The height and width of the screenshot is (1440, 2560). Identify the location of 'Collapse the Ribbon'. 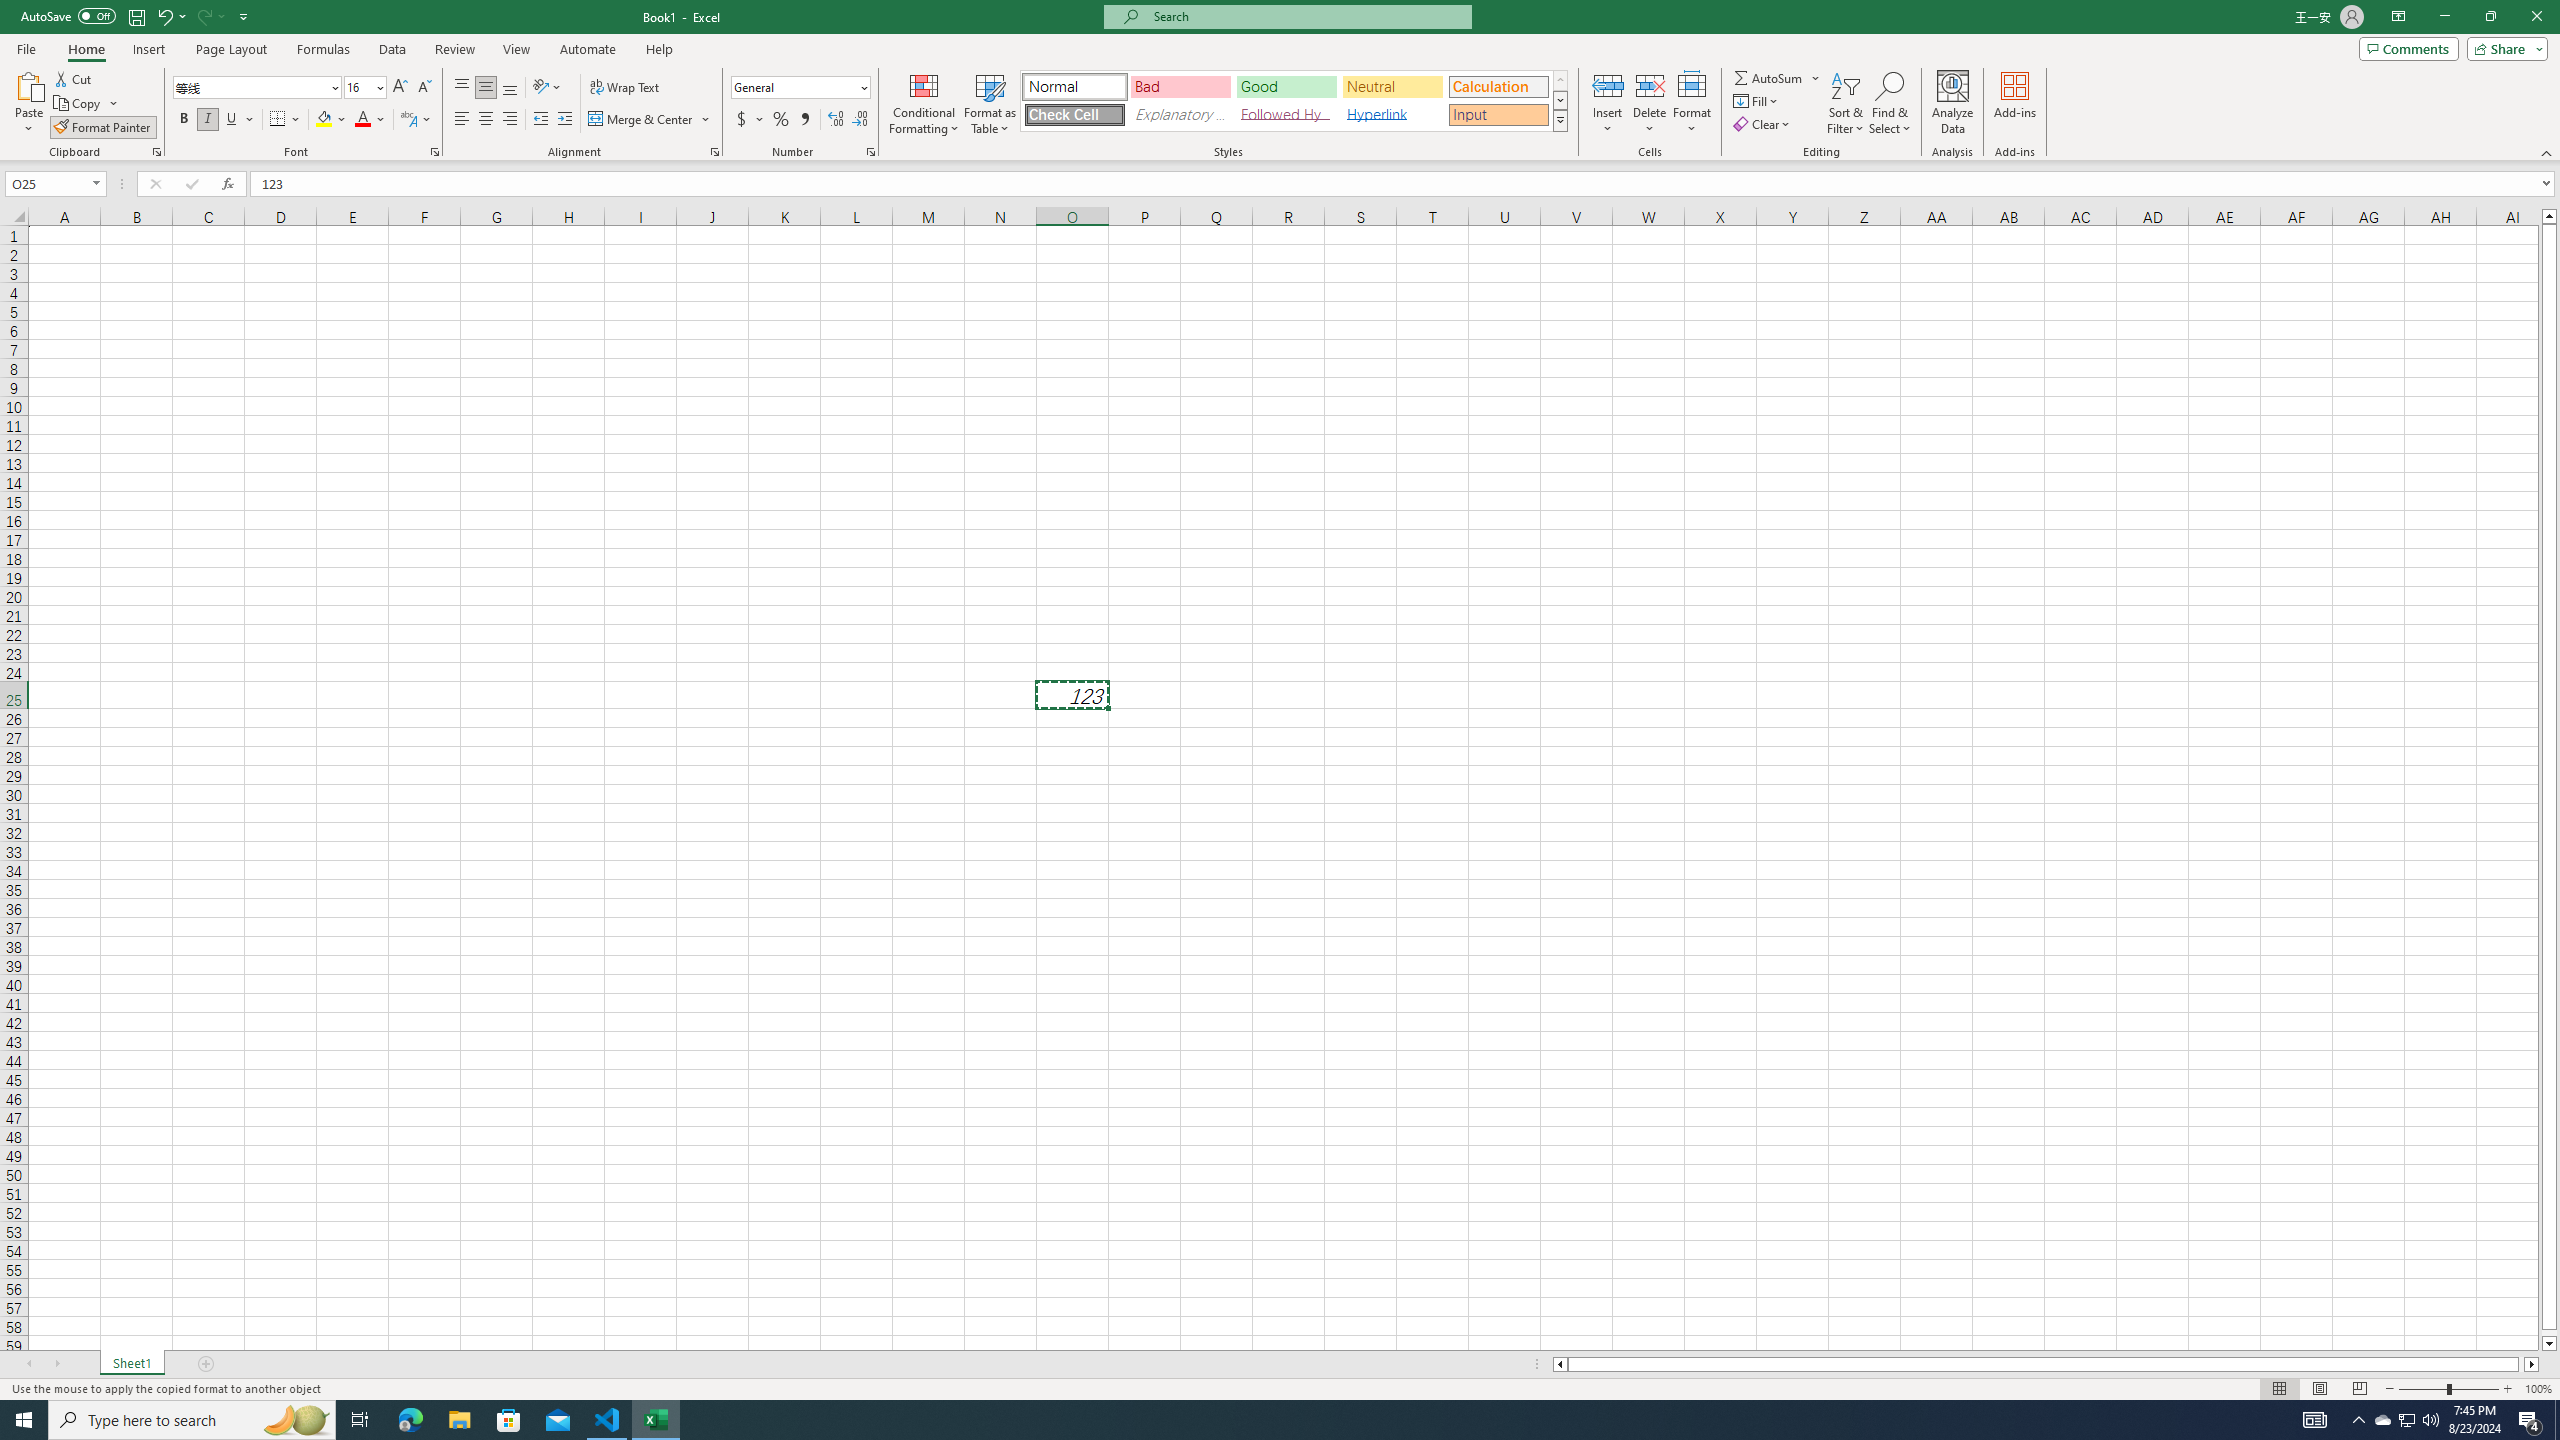
(2547, 153).